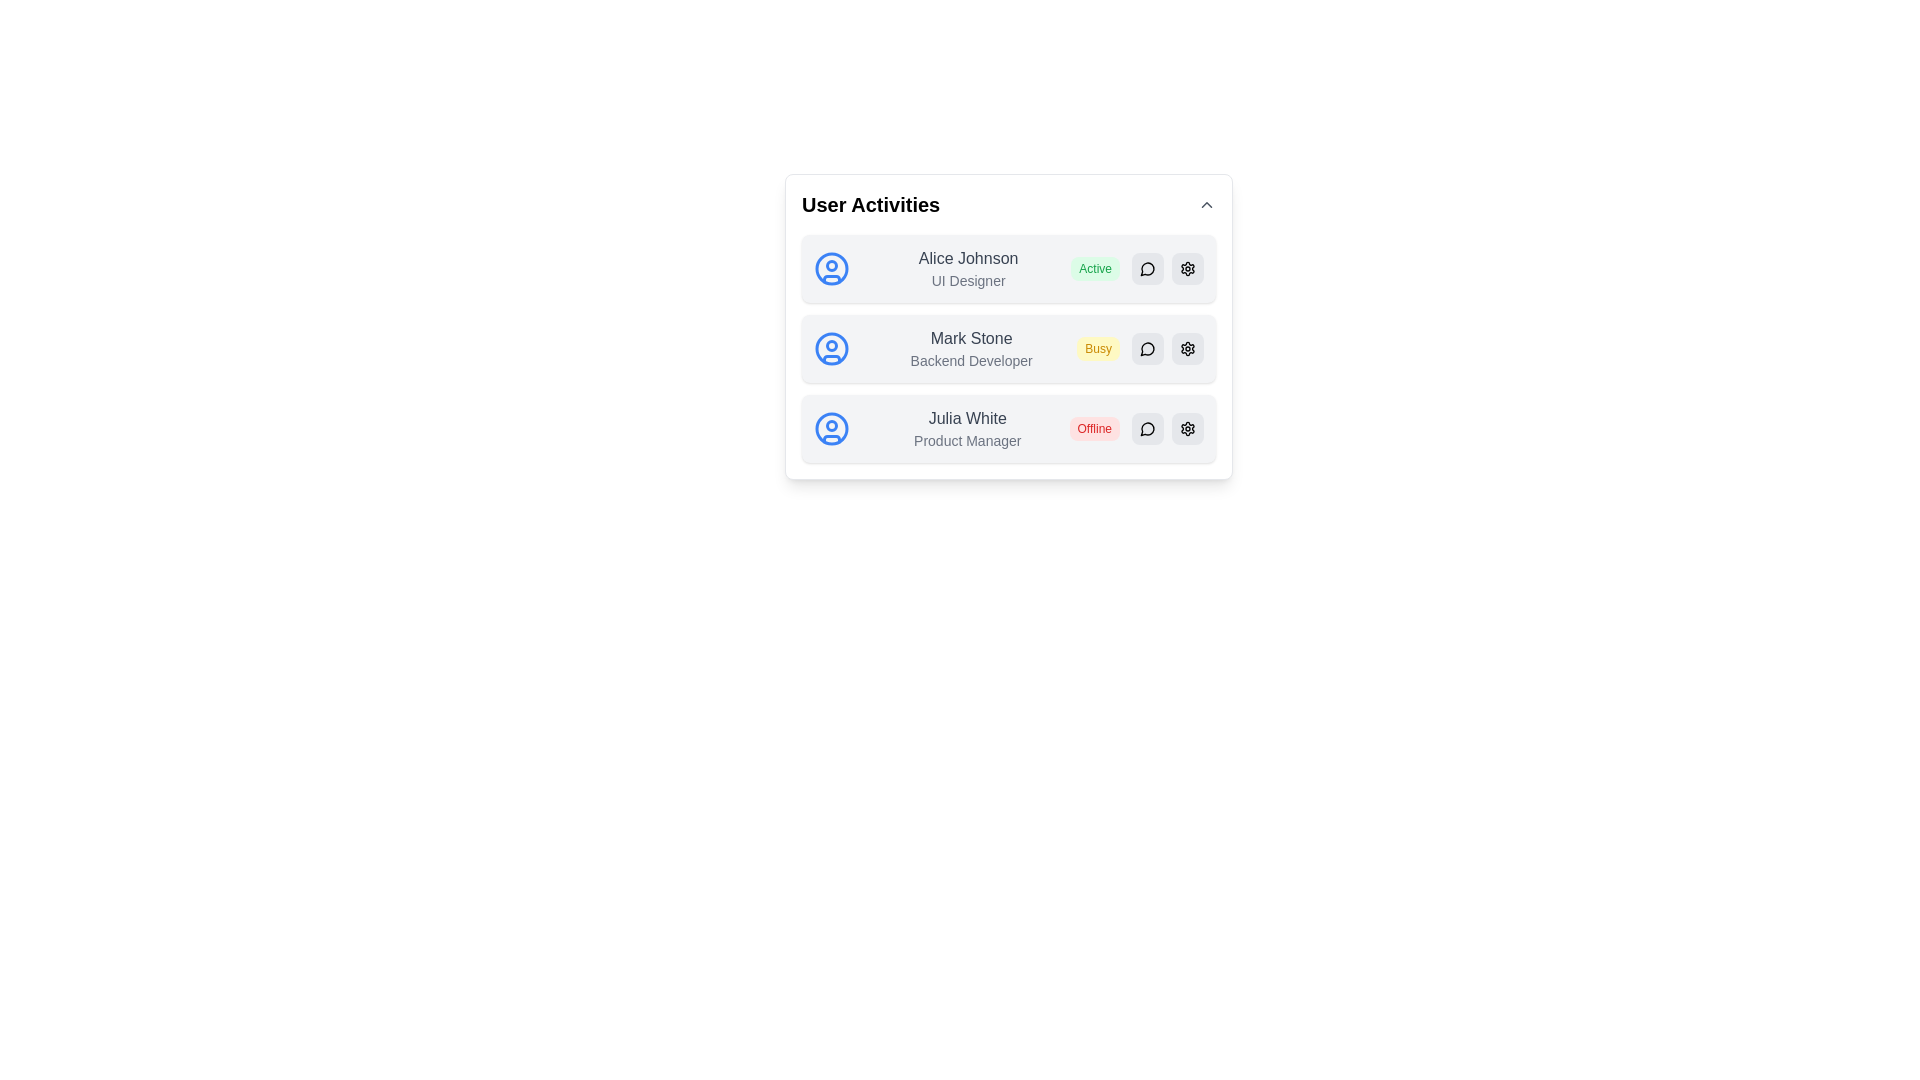 The image size is (1920, 1080). Describe the element at coordinates (831, 347) in the screenshot. I see `the user avatar icon representing 'Mark Stone', located to the left of the text 'Mark Stone Backend Developer'` at that location.